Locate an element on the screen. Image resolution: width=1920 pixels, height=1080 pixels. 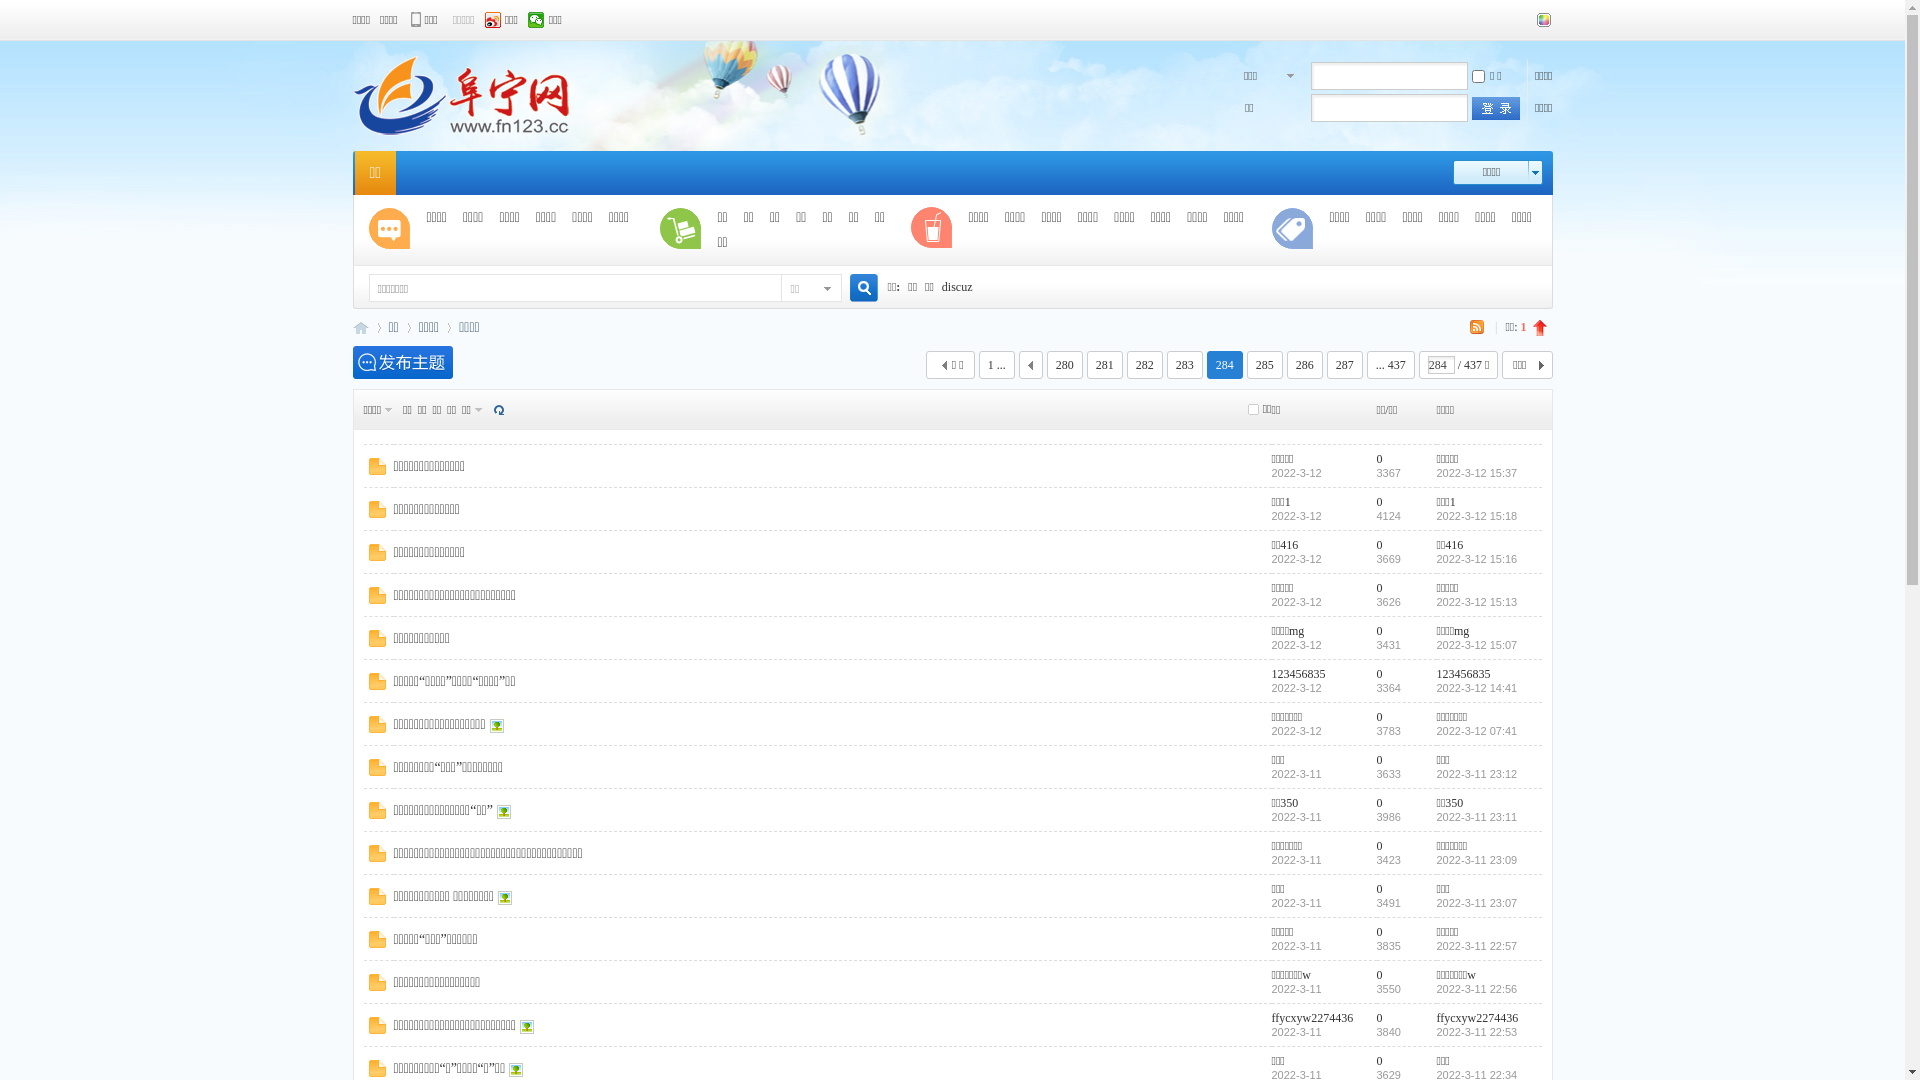
'1 ...' is located at coordinates (997, 365).